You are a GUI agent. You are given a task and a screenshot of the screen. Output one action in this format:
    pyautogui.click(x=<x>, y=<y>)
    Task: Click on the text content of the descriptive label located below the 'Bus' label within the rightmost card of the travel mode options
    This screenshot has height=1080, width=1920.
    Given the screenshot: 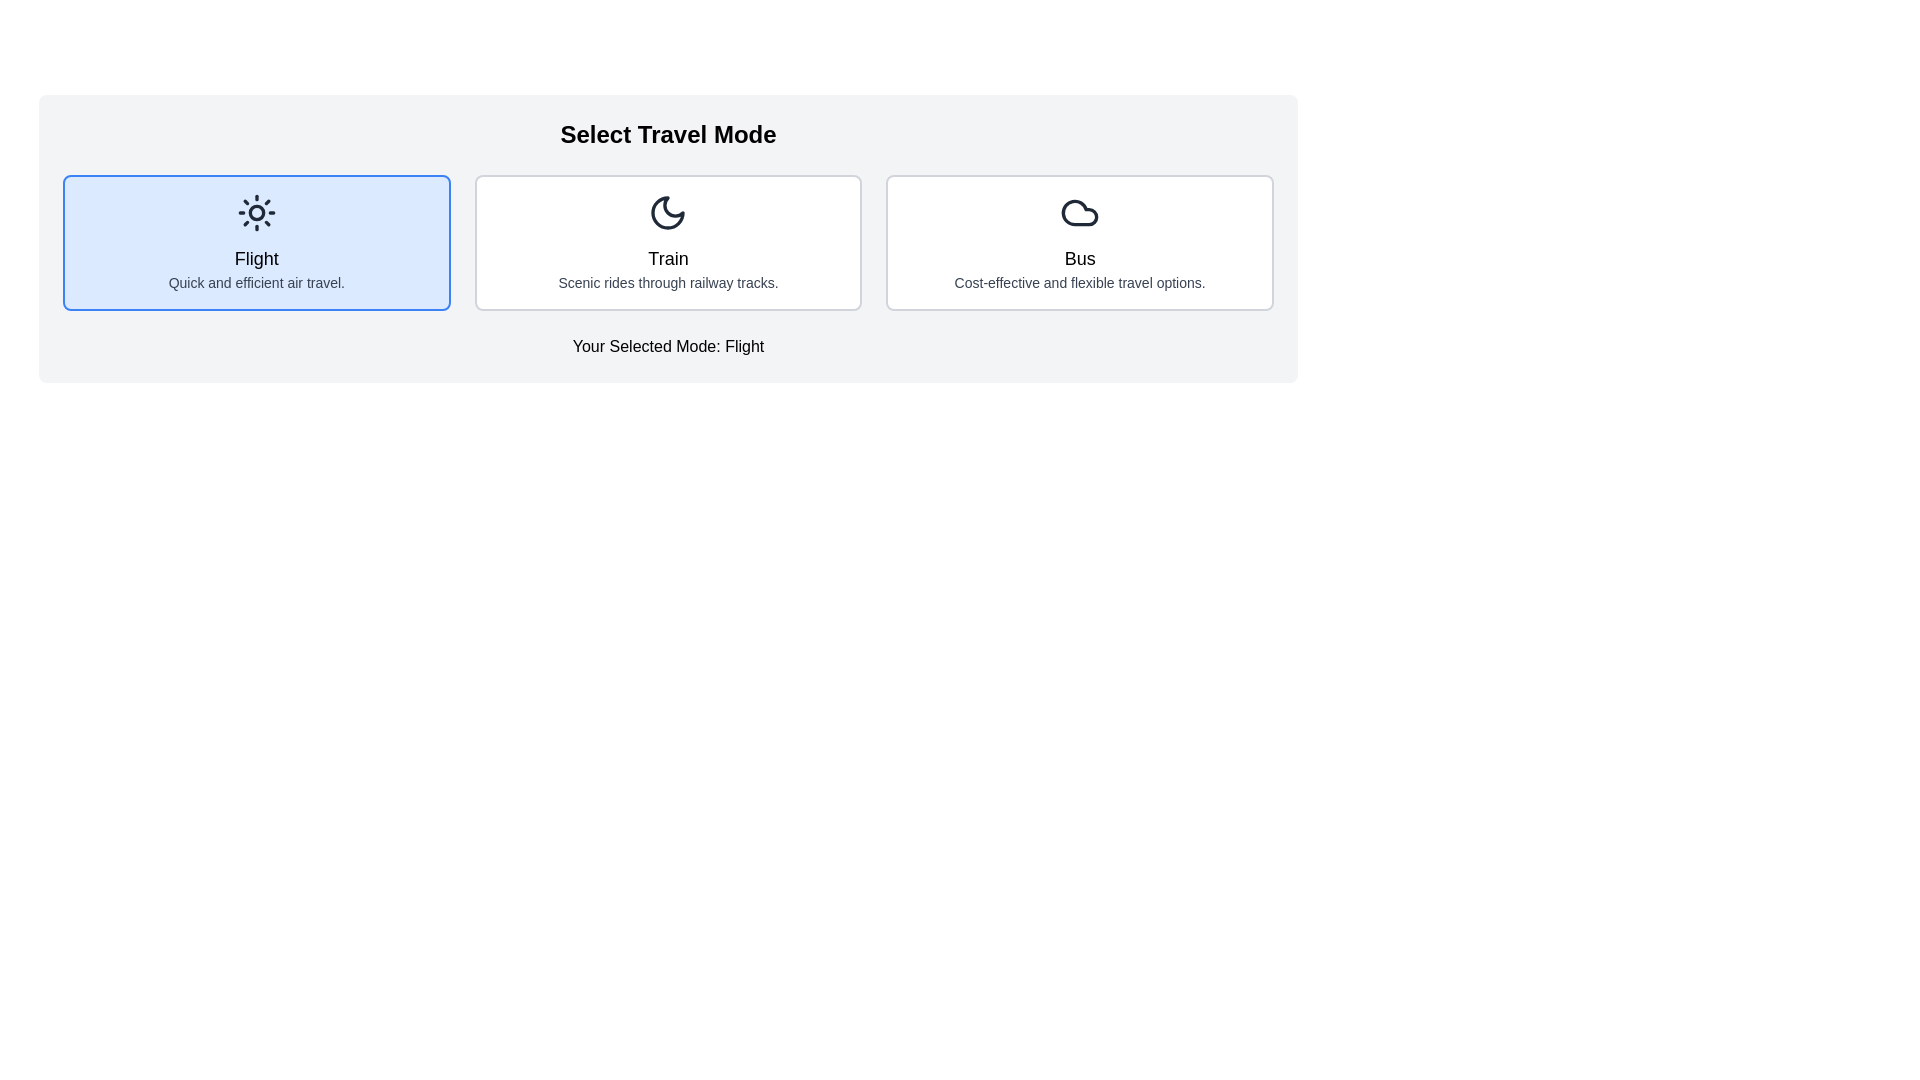 What is the action you would take?
    pyautogui.click(x=1079, y=282)
    